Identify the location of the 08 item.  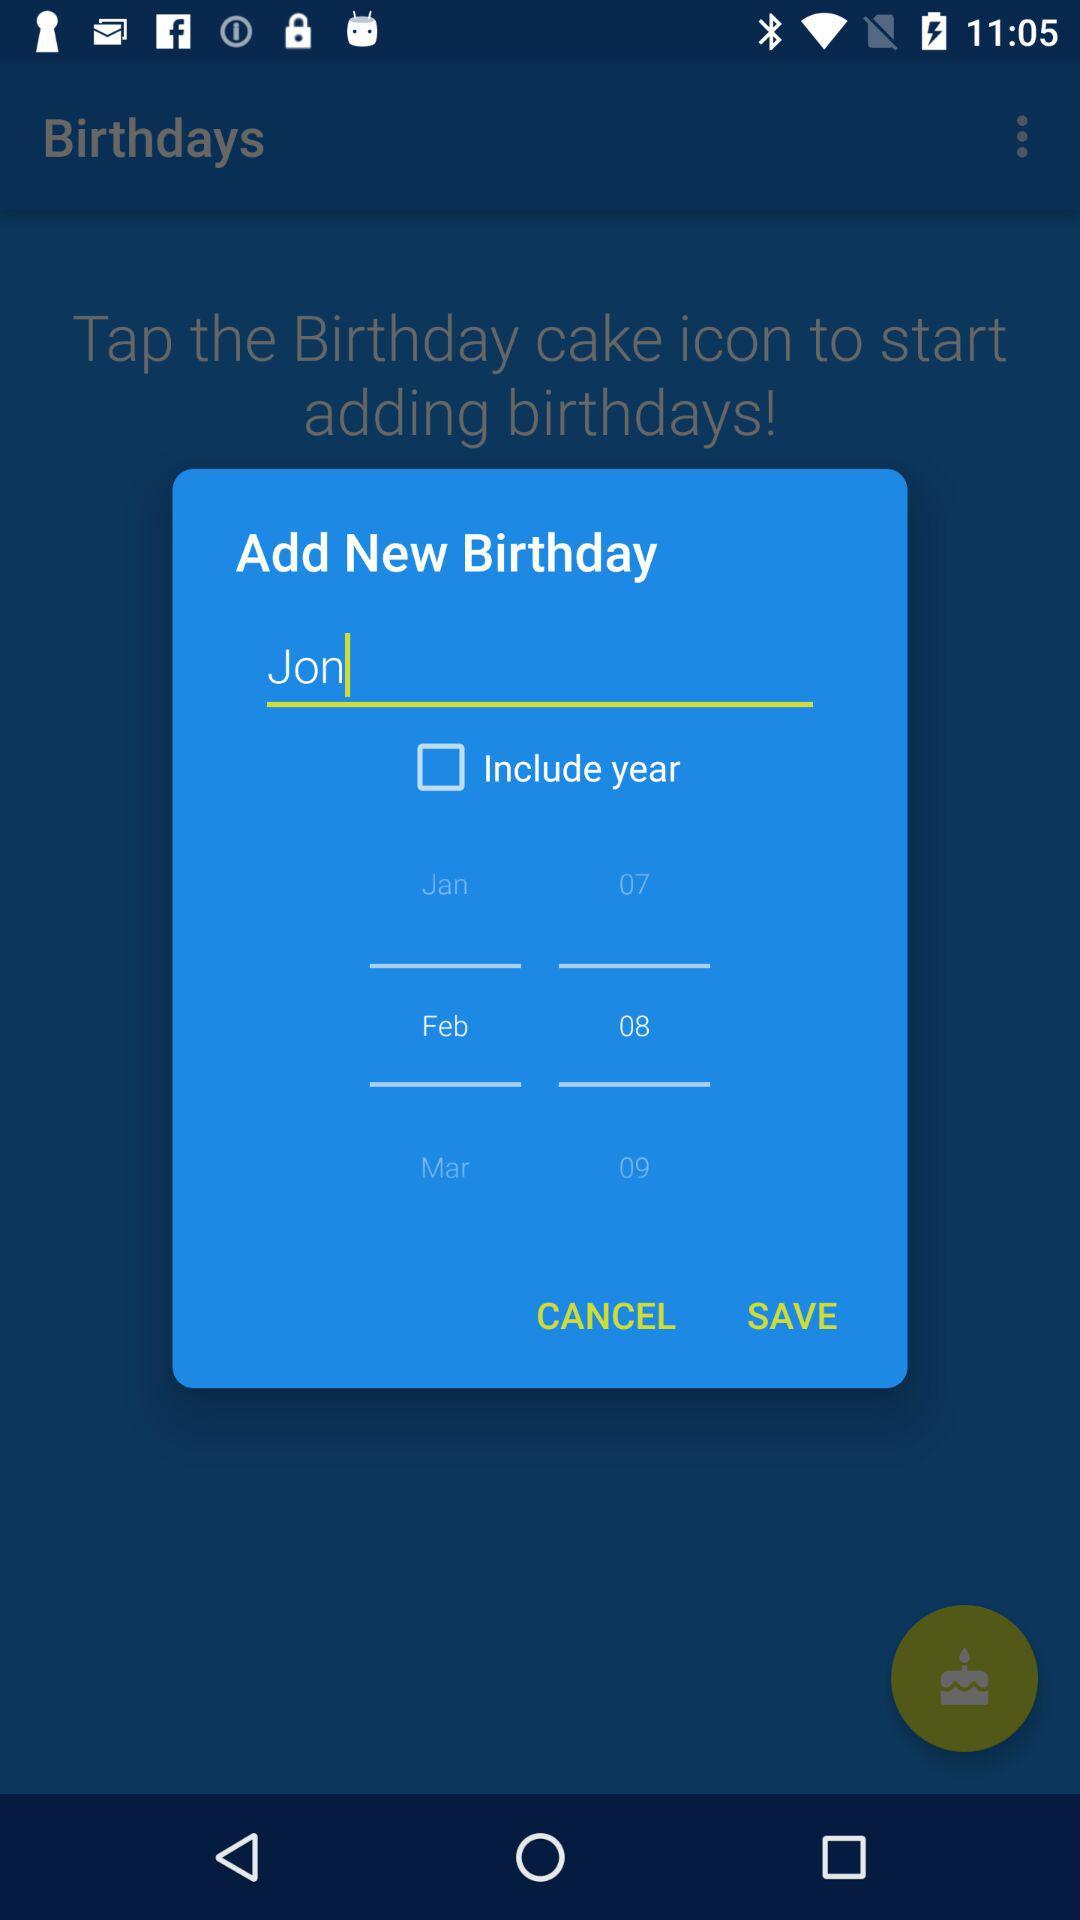
(634, 1024).